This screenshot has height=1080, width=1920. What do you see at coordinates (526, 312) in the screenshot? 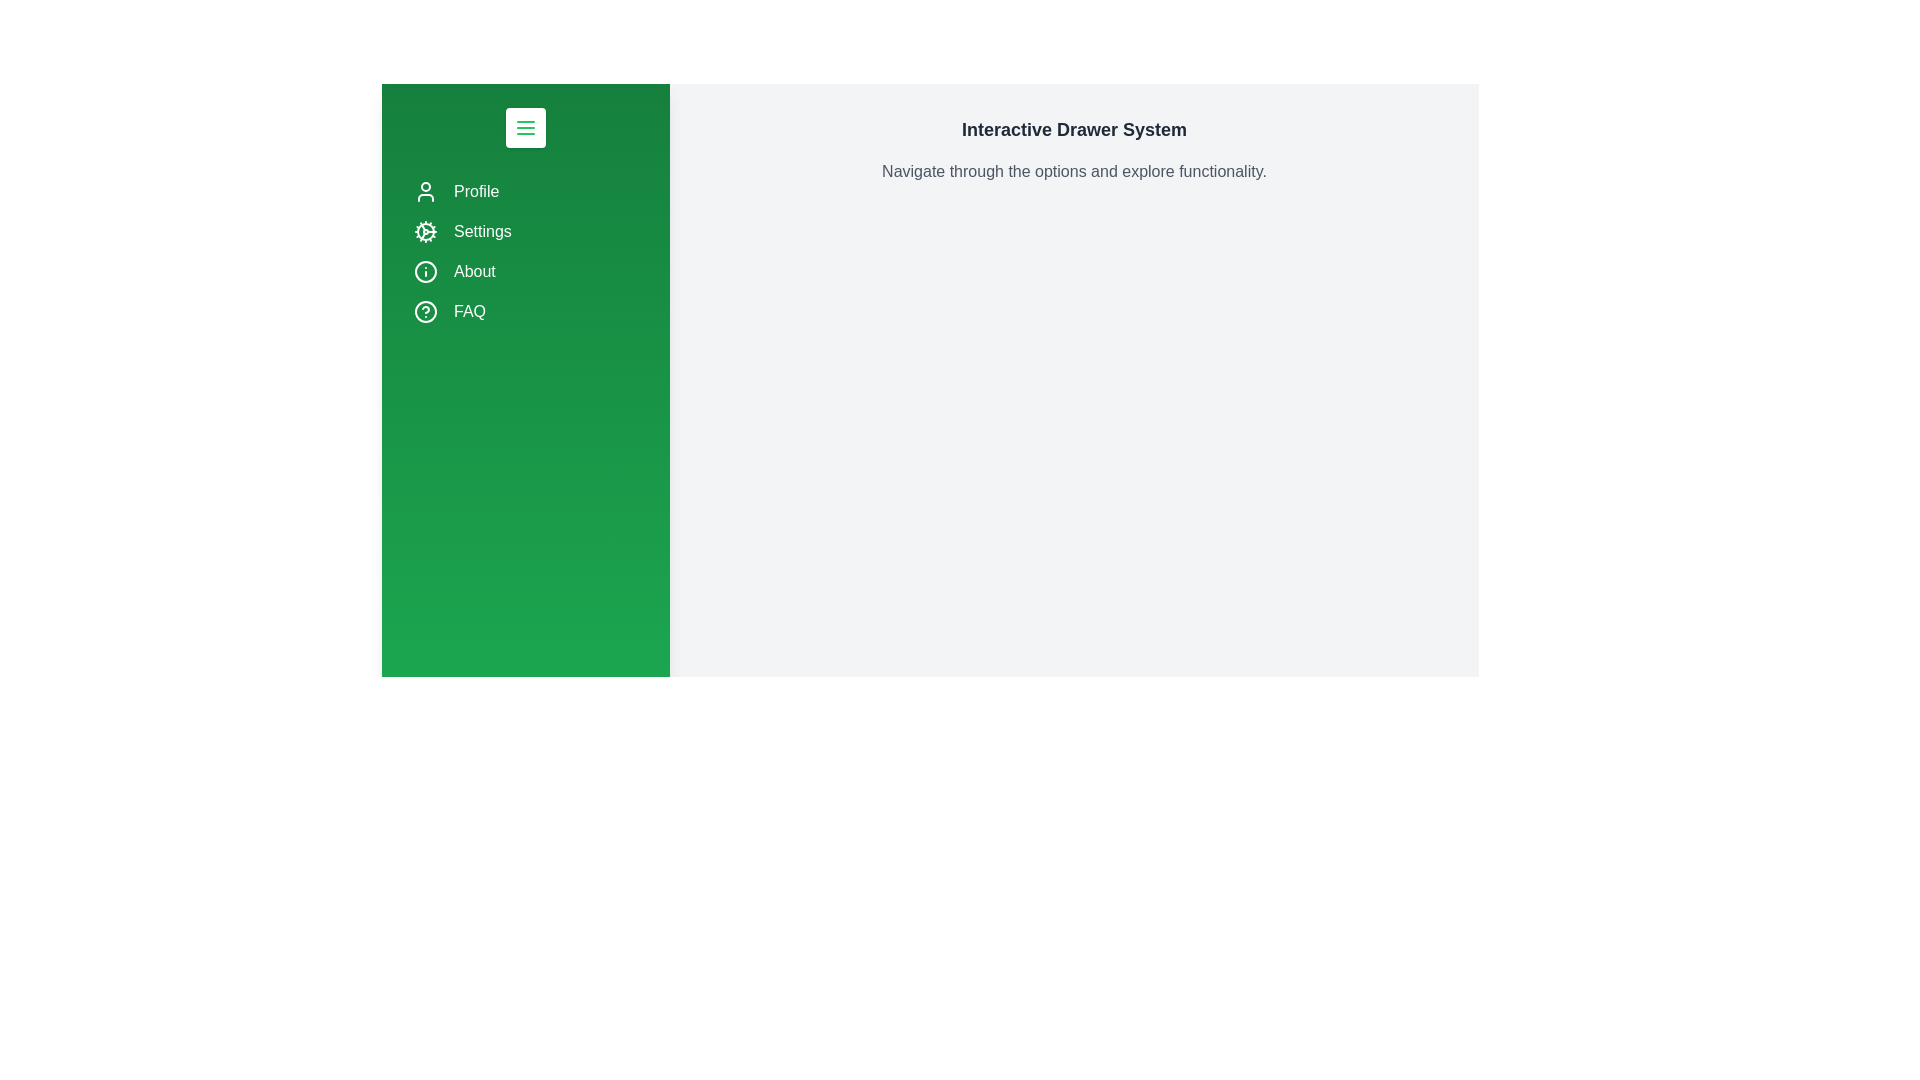
I see `the navigation item FAQ by clicking on it` at bounding box center [526, 312].